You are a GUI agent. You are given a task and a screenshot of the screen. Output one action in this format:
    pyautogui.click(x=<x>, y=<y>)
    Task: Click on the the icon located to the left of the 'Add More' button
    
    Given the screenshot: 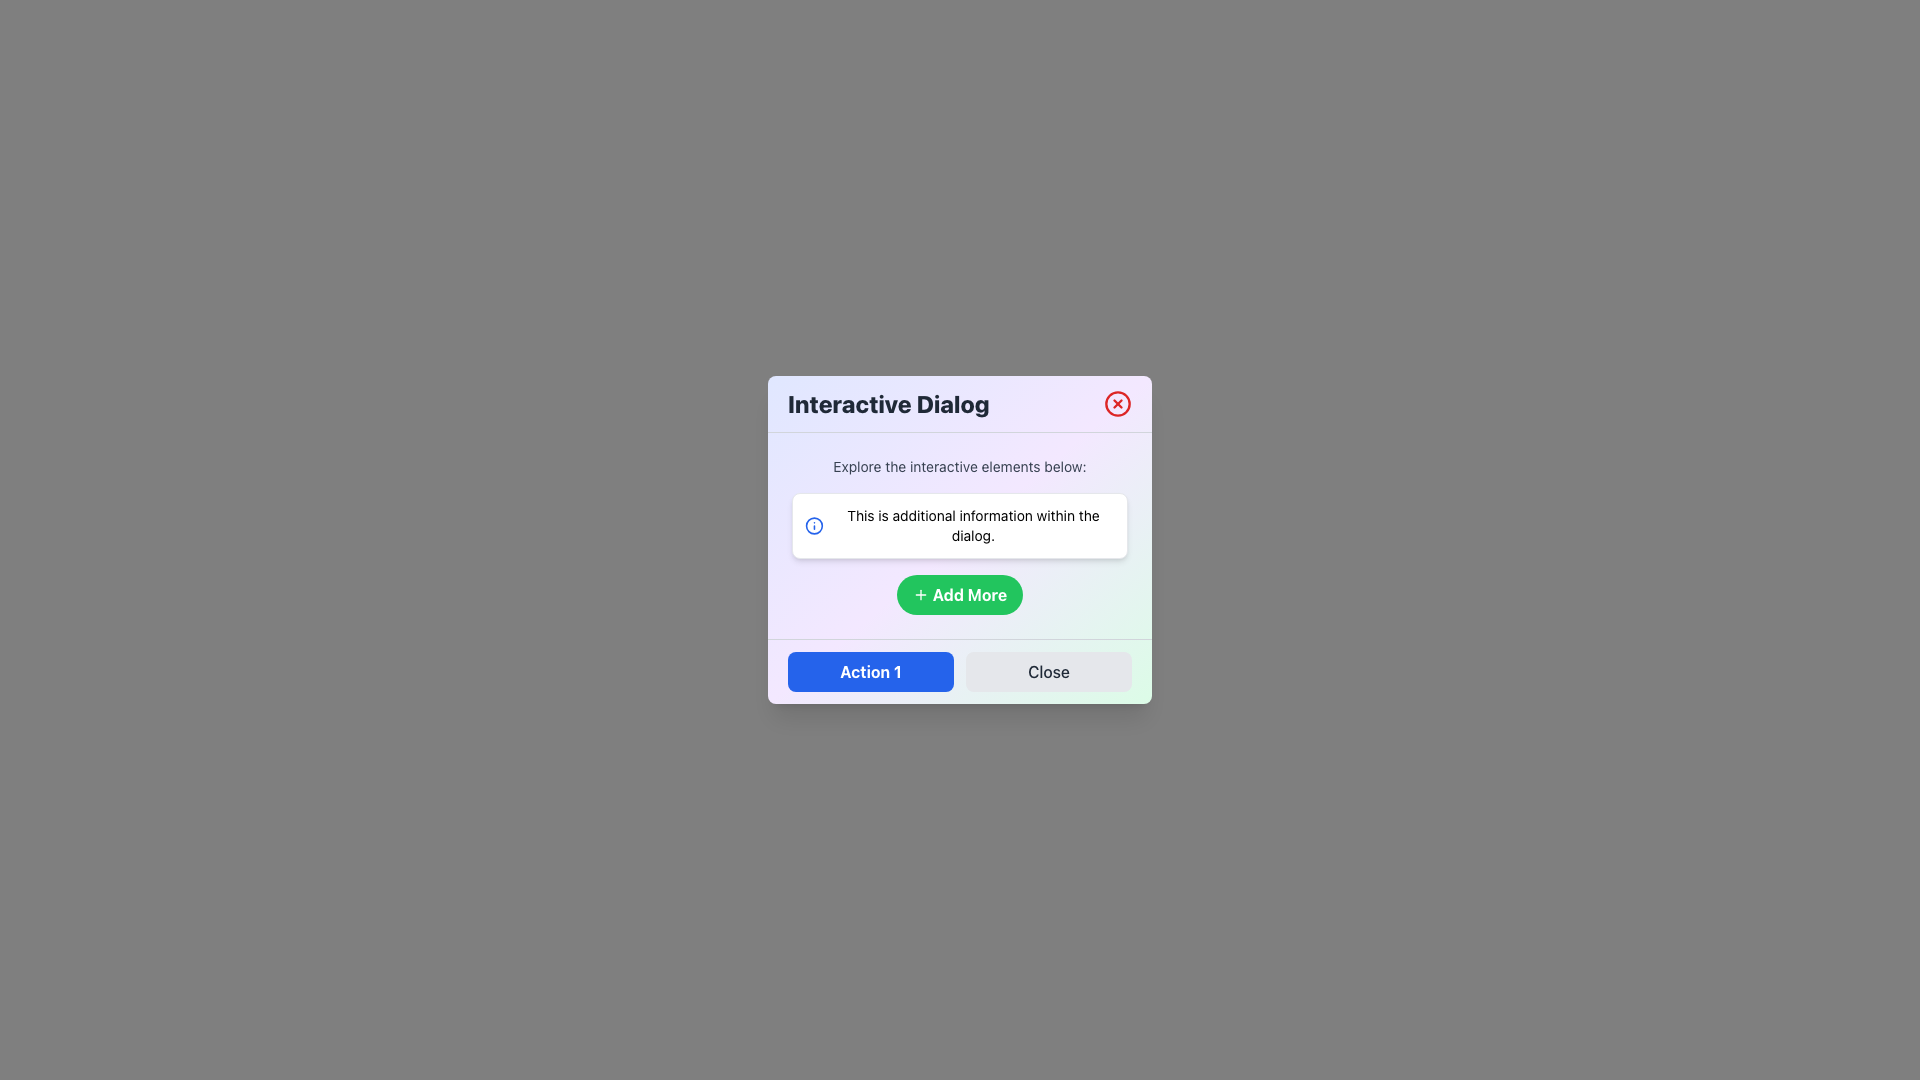 What is the action you would take?
    pyautogui.click(x=919, y=593)
    